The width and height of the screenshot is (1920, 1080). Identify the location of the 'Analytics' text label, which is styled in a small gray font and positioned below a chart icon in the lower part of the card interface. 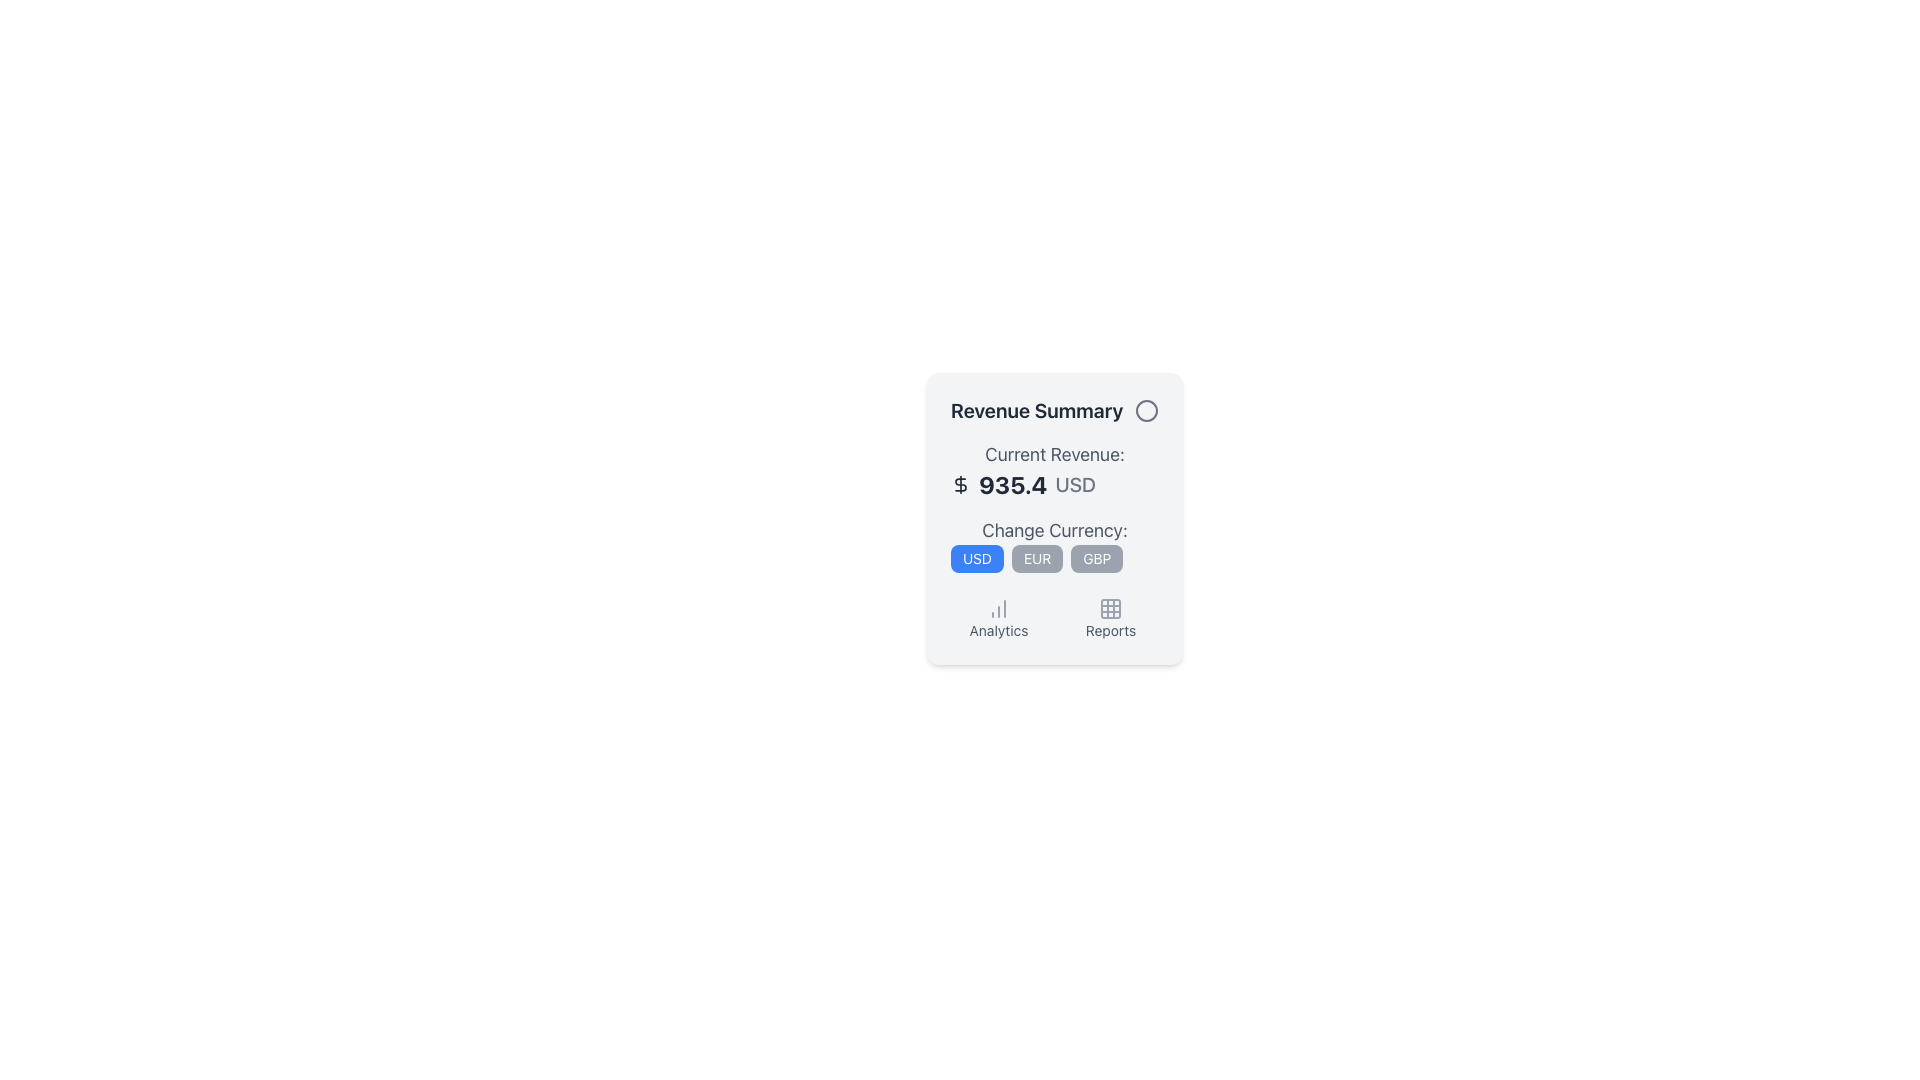
(998, 631).